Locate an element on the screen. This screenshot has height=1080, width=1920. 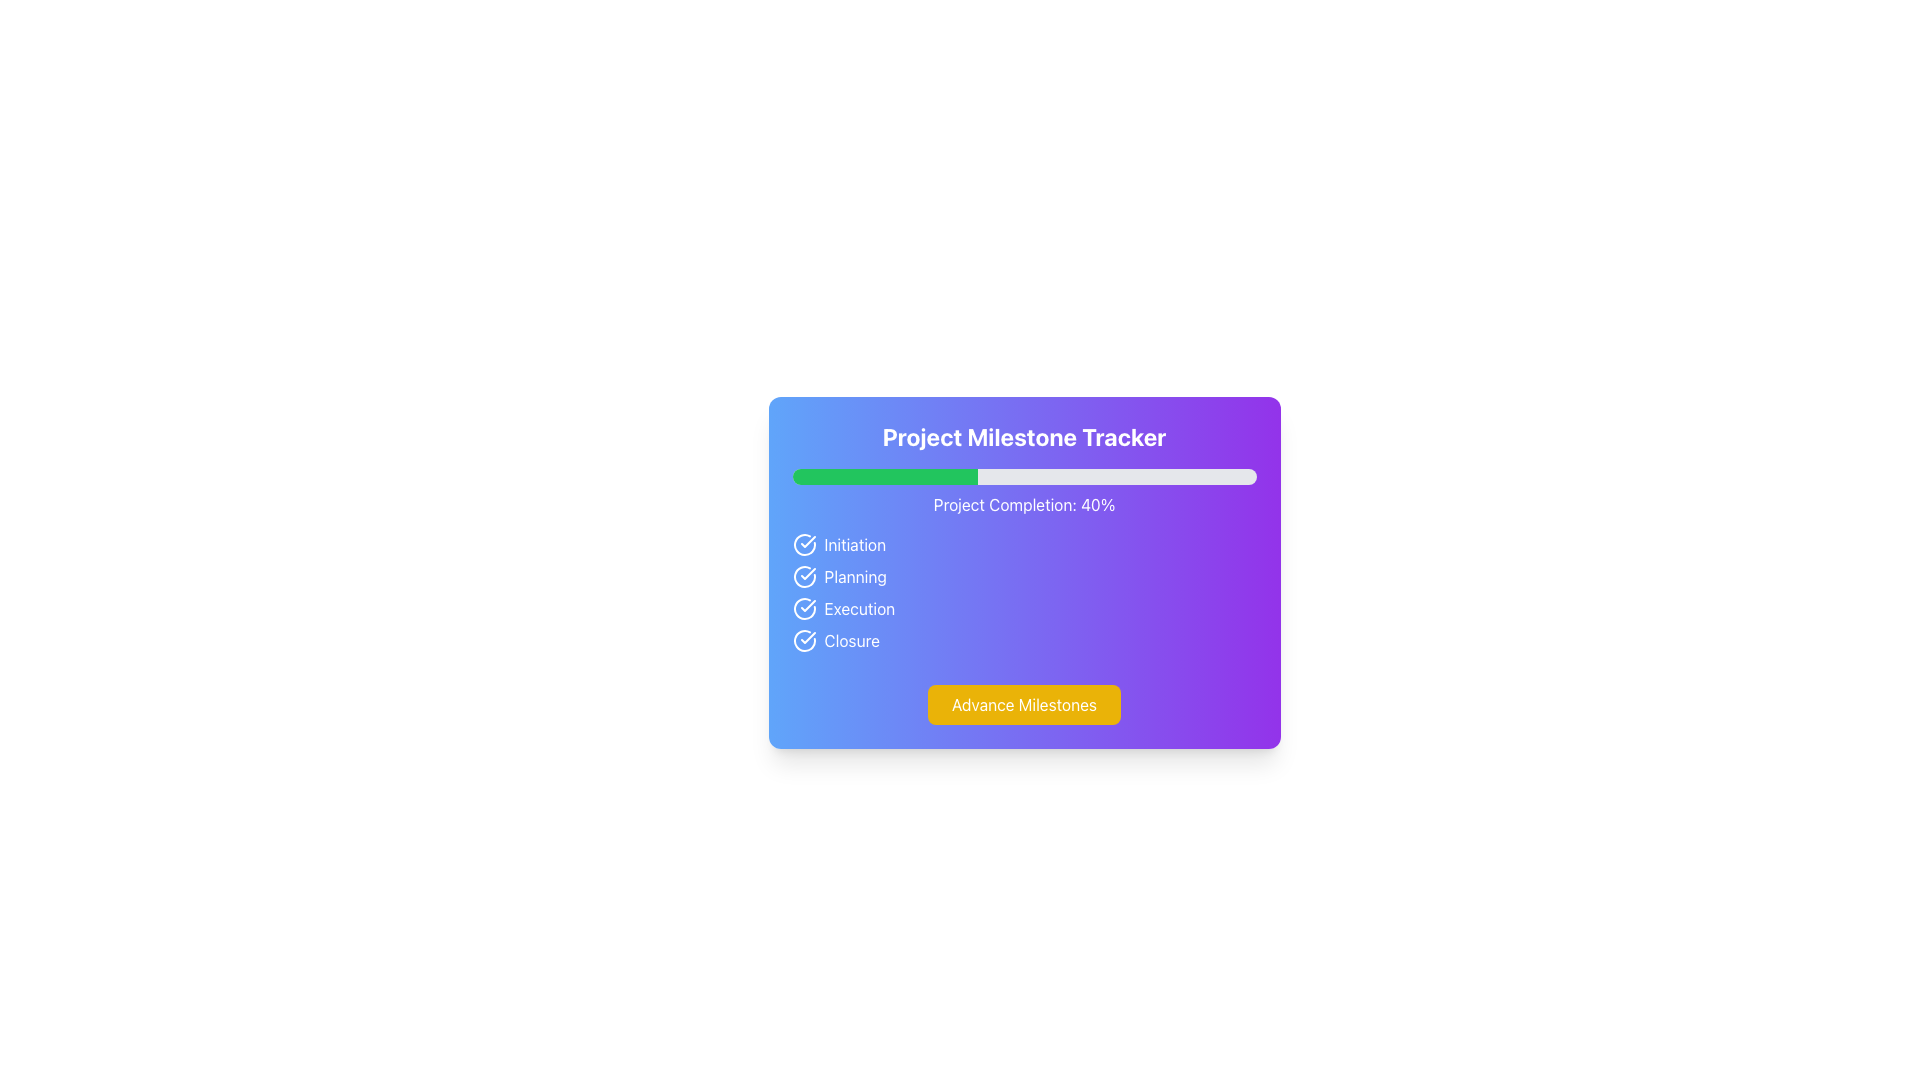
the circular icon with a checkmark located beside the text 'Execution' in the milestones list is located at coordinates (808, 608).